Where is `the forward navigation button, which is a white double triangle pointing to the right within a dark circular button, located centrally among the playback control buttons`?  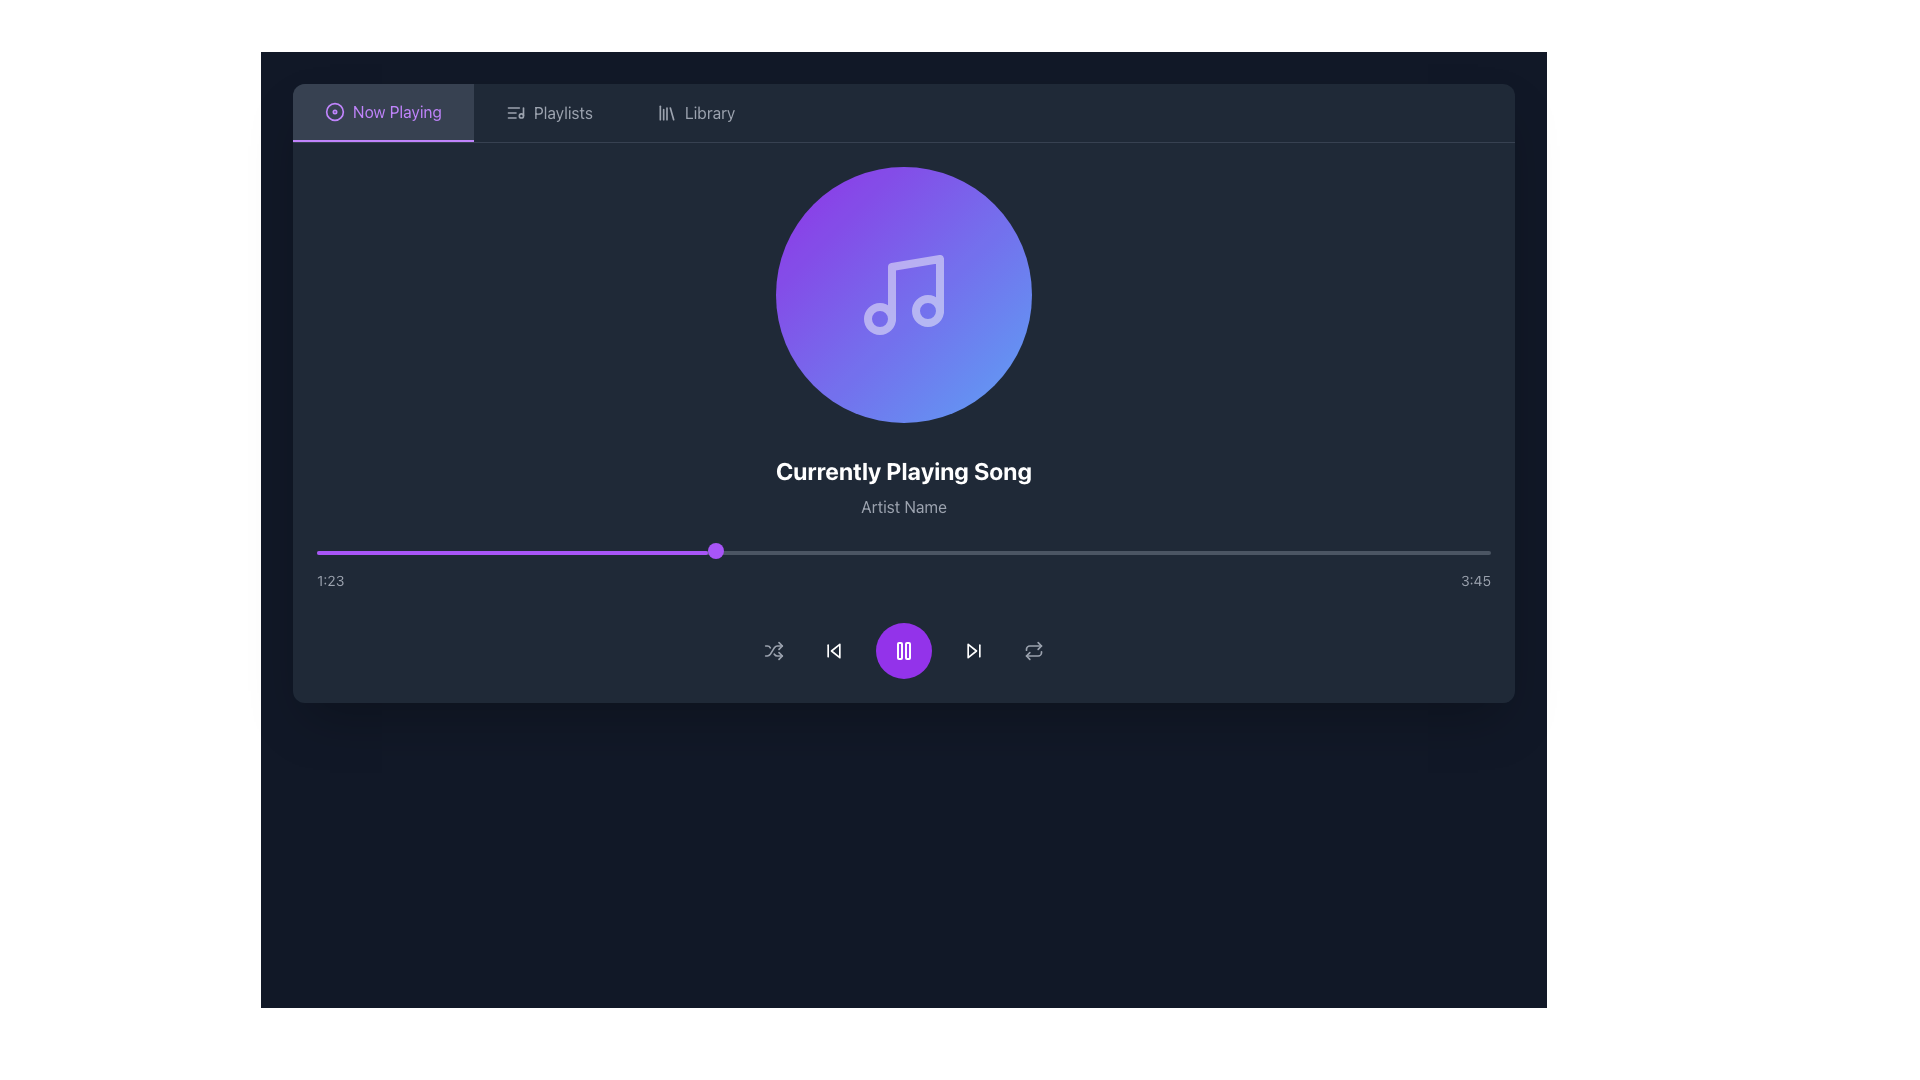
the forward navigation button, which is a white double triangle pointing to the right within a dark circular button, located centrally among the playback control buttons is located at coordinates (974, 651).